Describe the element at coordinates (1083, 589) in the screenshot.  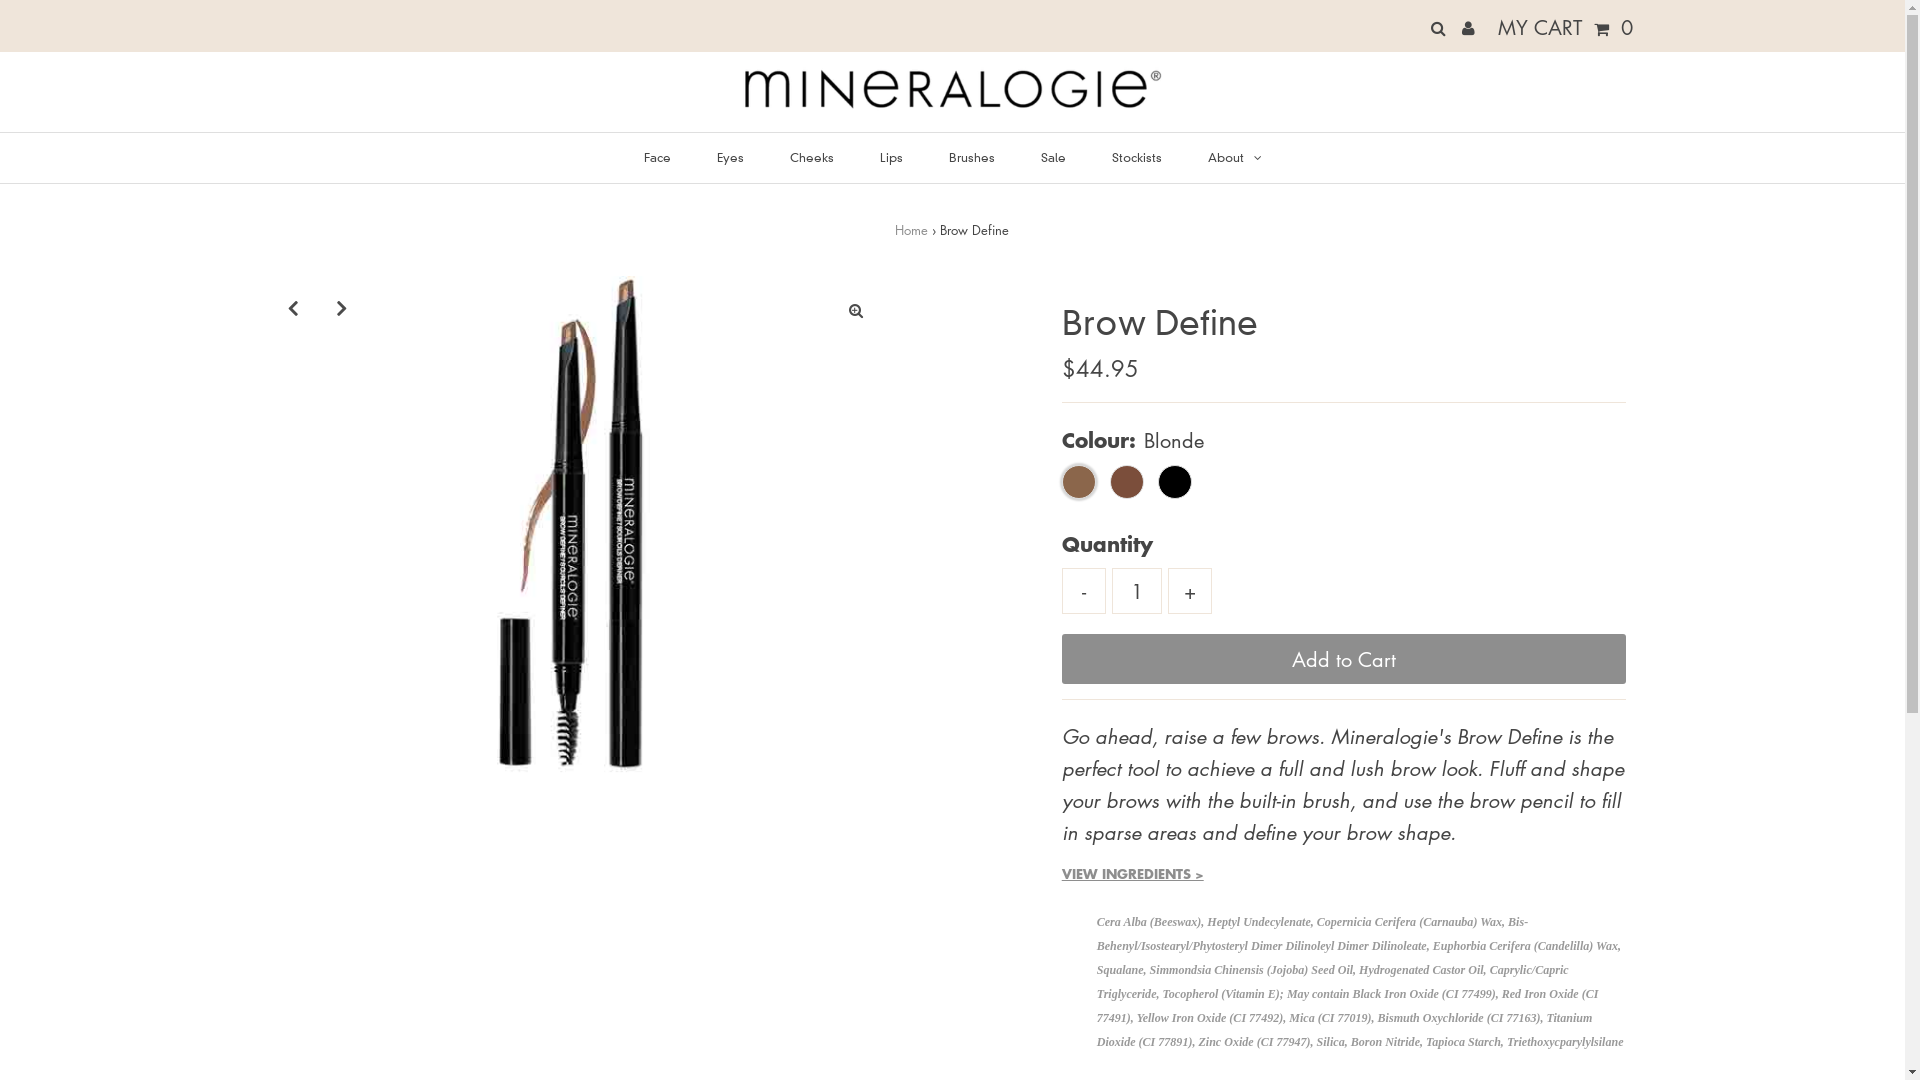
I see `'-'` at that location.